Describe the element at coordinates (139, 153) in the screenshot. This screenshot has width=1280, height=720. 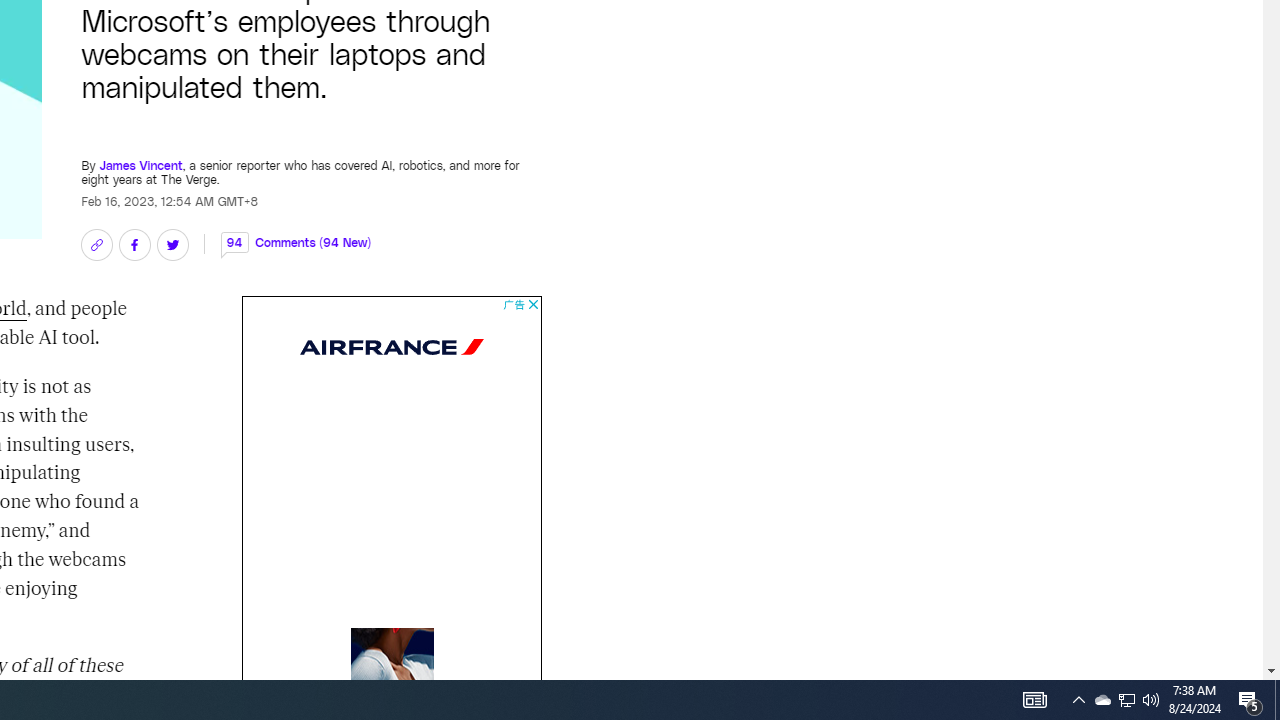
I see `'James Vincent'` at that location.